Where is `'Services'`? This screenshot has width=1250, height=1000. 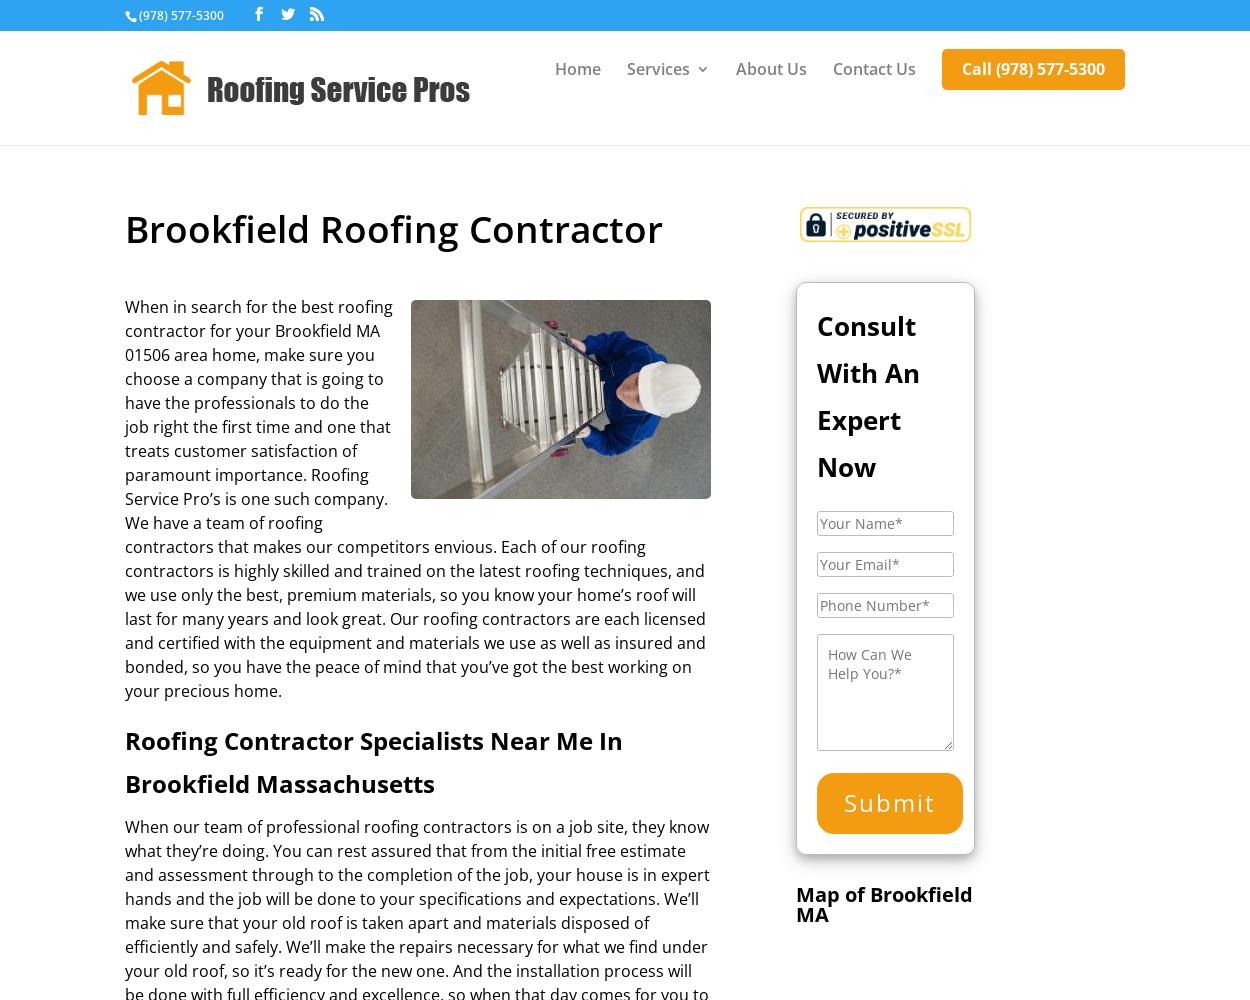 'Services' is located at coordinates (658, 68).